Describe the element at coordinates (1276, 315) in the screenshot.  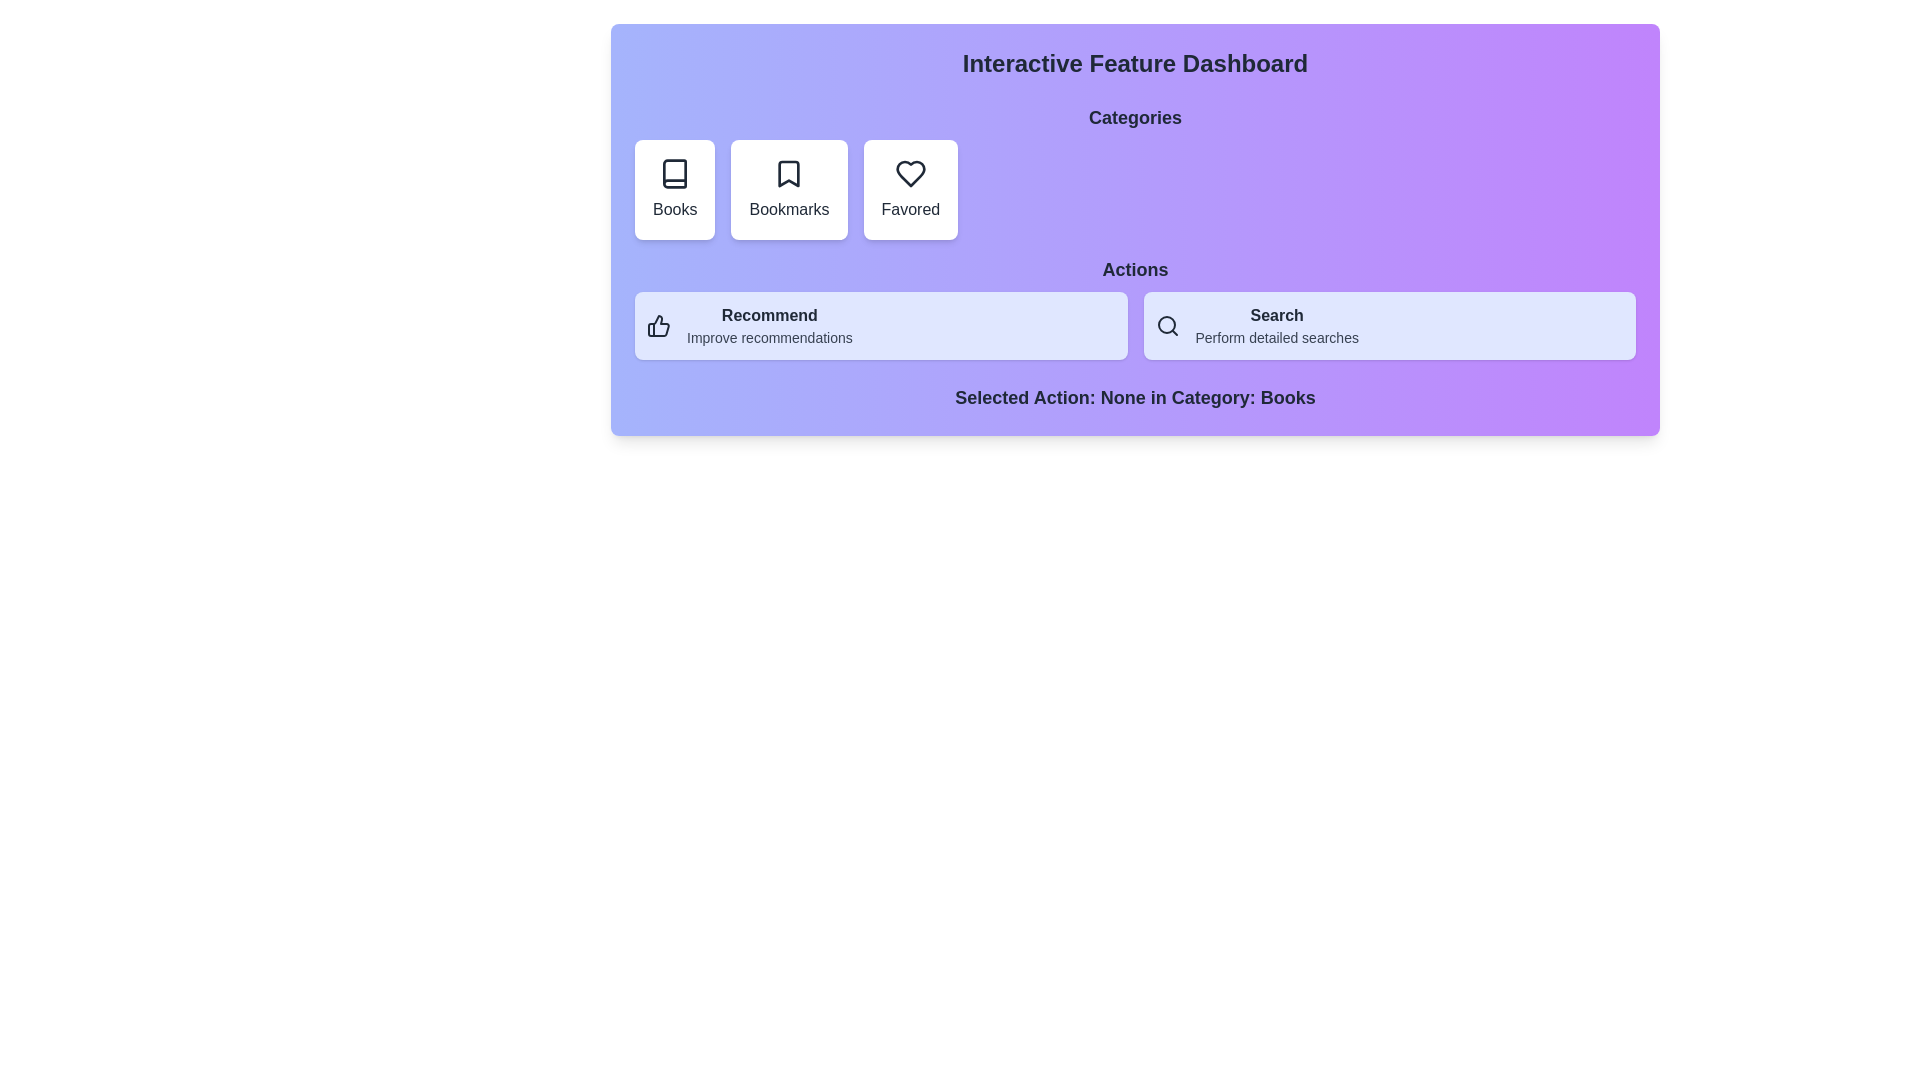
I see `the descriptive label for the interactive action or section that facilitates performing searches, located at the top portion of the light blue background rectangle in the 'Actions' area` at that location.